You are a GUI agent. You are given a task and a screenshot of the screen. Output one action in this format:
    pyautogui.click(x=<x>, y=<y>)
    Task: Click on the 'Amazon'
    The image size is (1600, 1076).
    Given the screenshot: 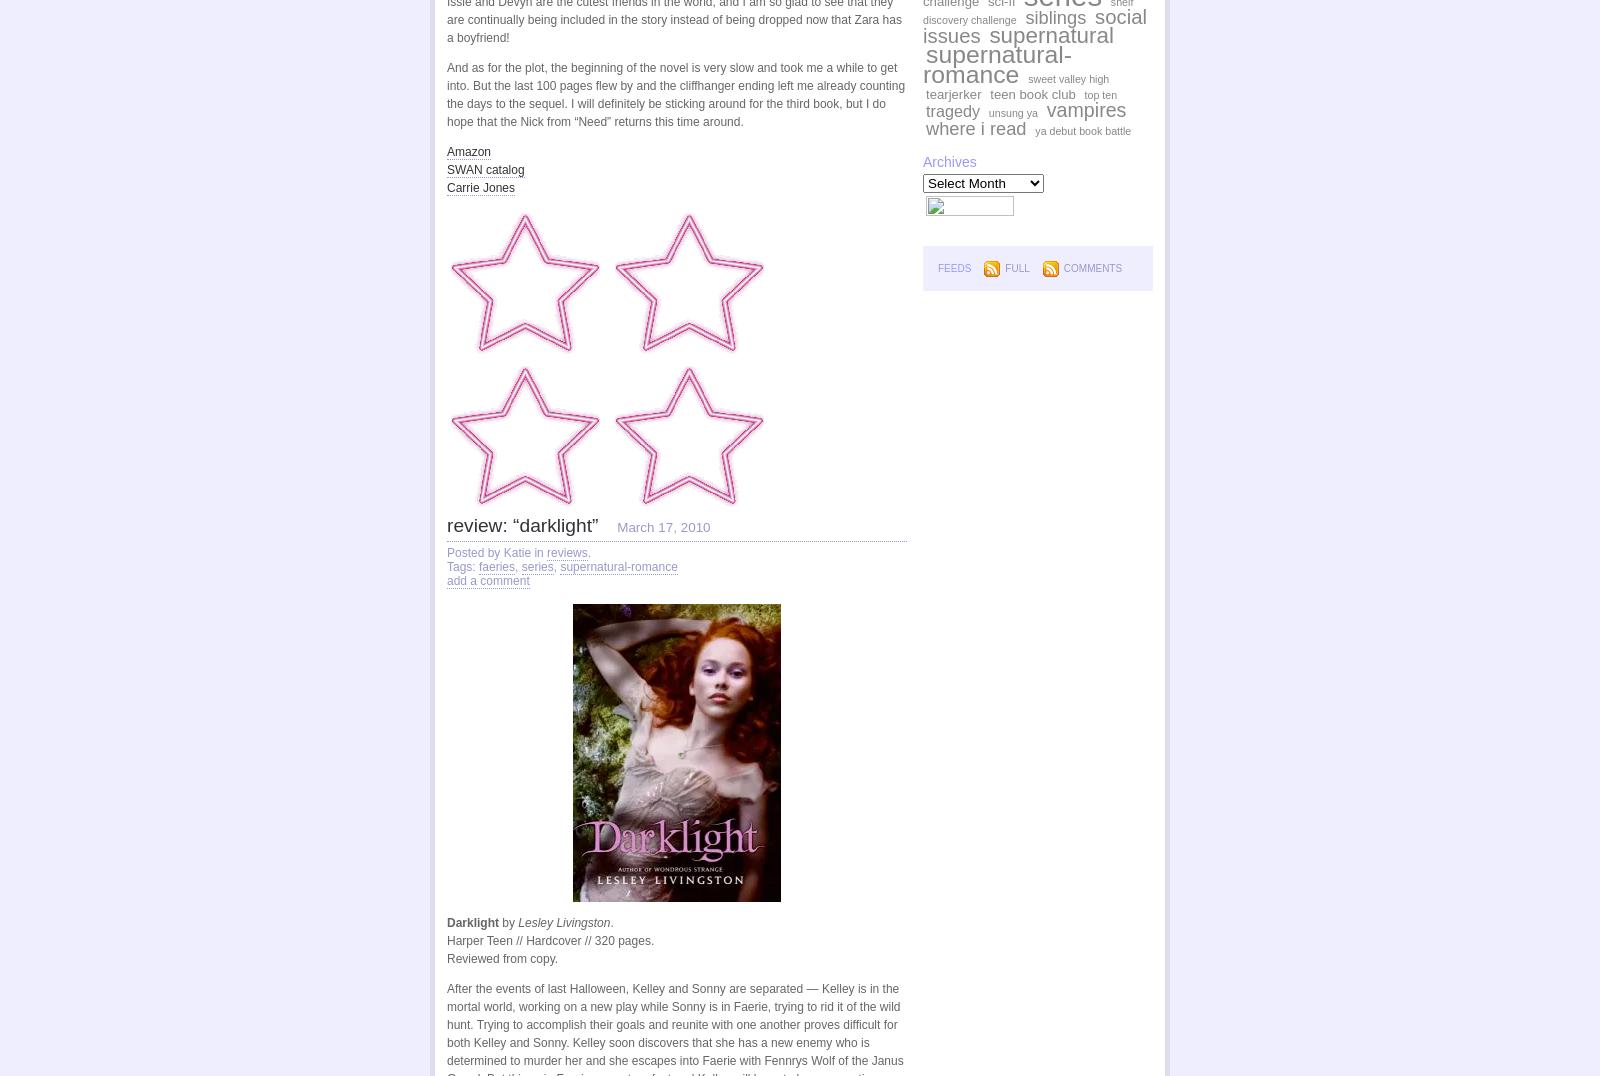 What is the action you would take?
    pyautogui.click(x=446, y=152)
    